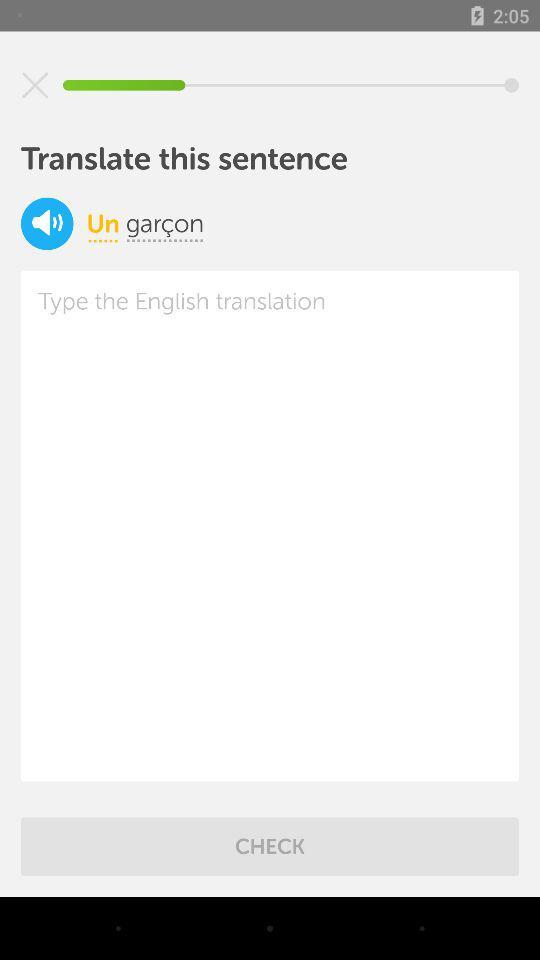 The width and height of the screenshot is (540, 960). I want to click on the volume icon, so click(47, 223).